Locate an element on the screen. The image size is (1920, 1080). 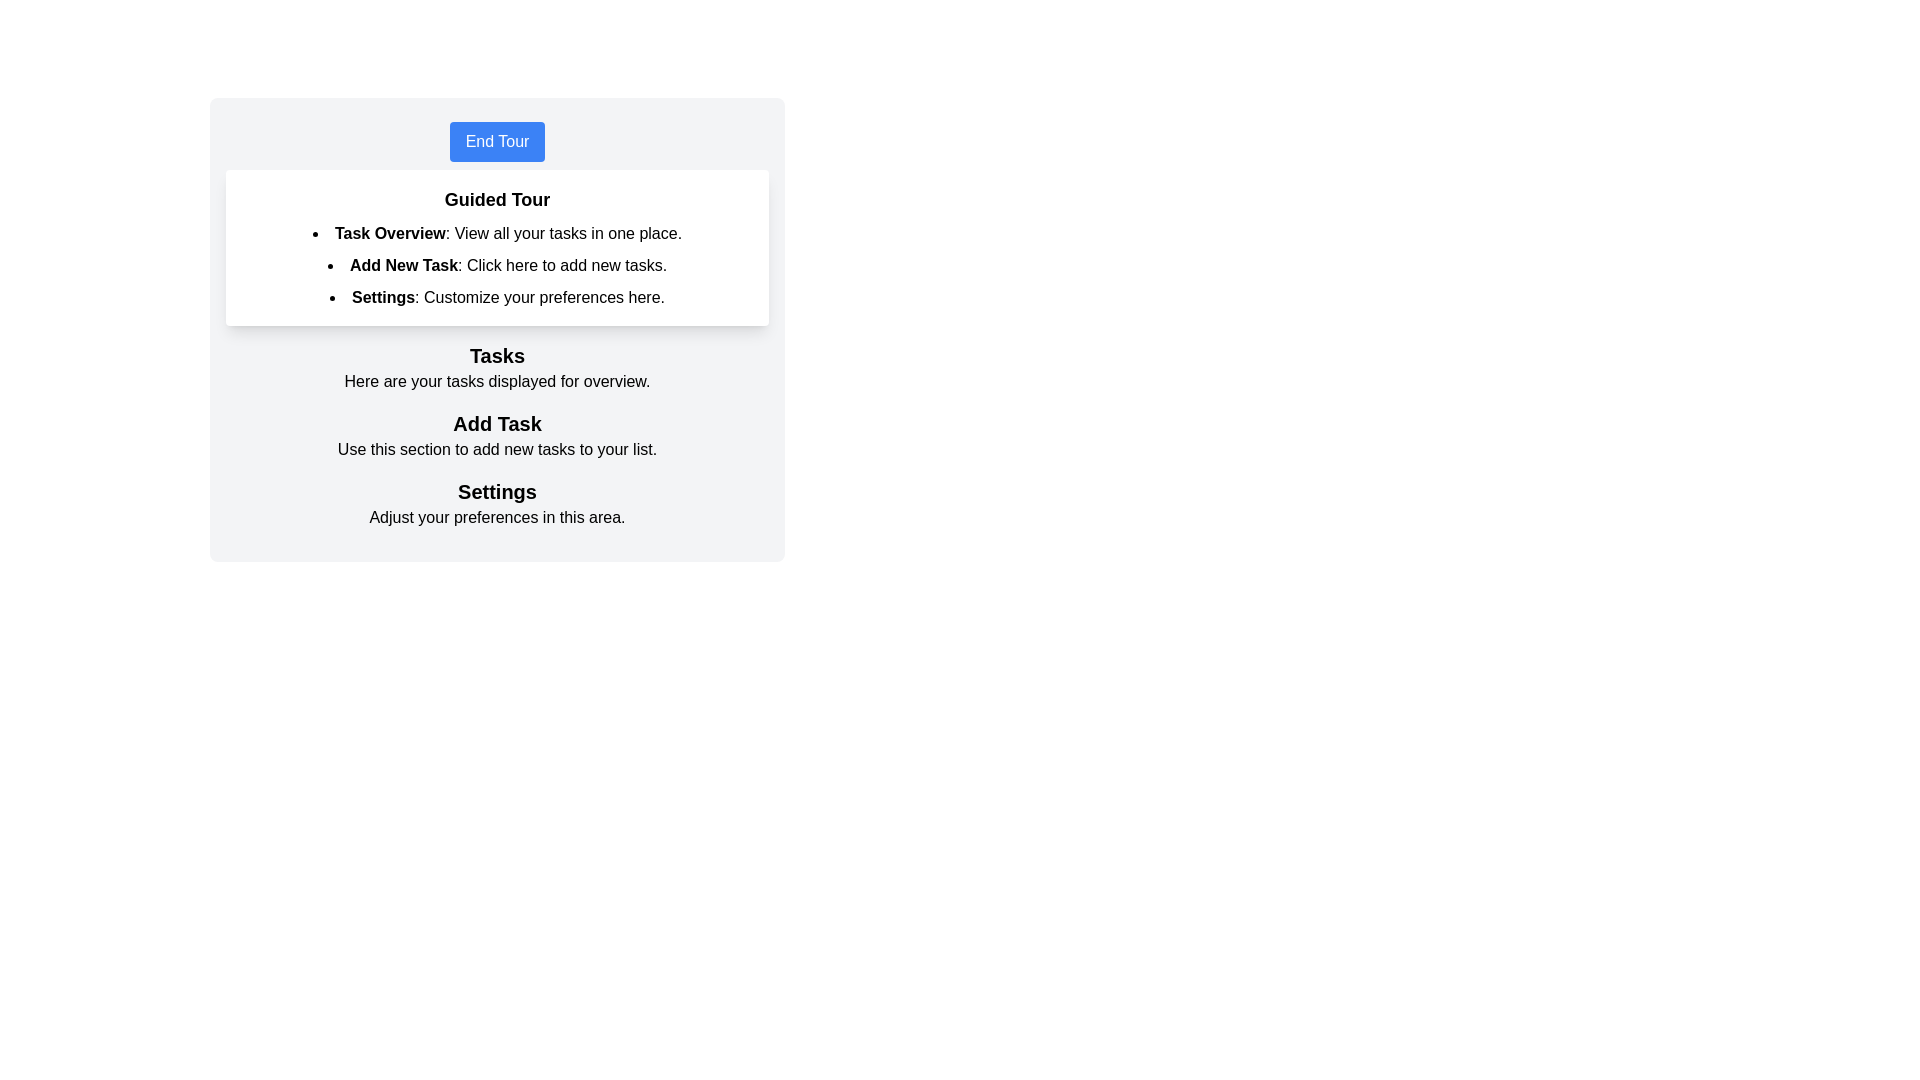
the descriptive text label located directly below the 'Settings' heading in the 'Settings' section of the interface is located at coordinates (497, 516).